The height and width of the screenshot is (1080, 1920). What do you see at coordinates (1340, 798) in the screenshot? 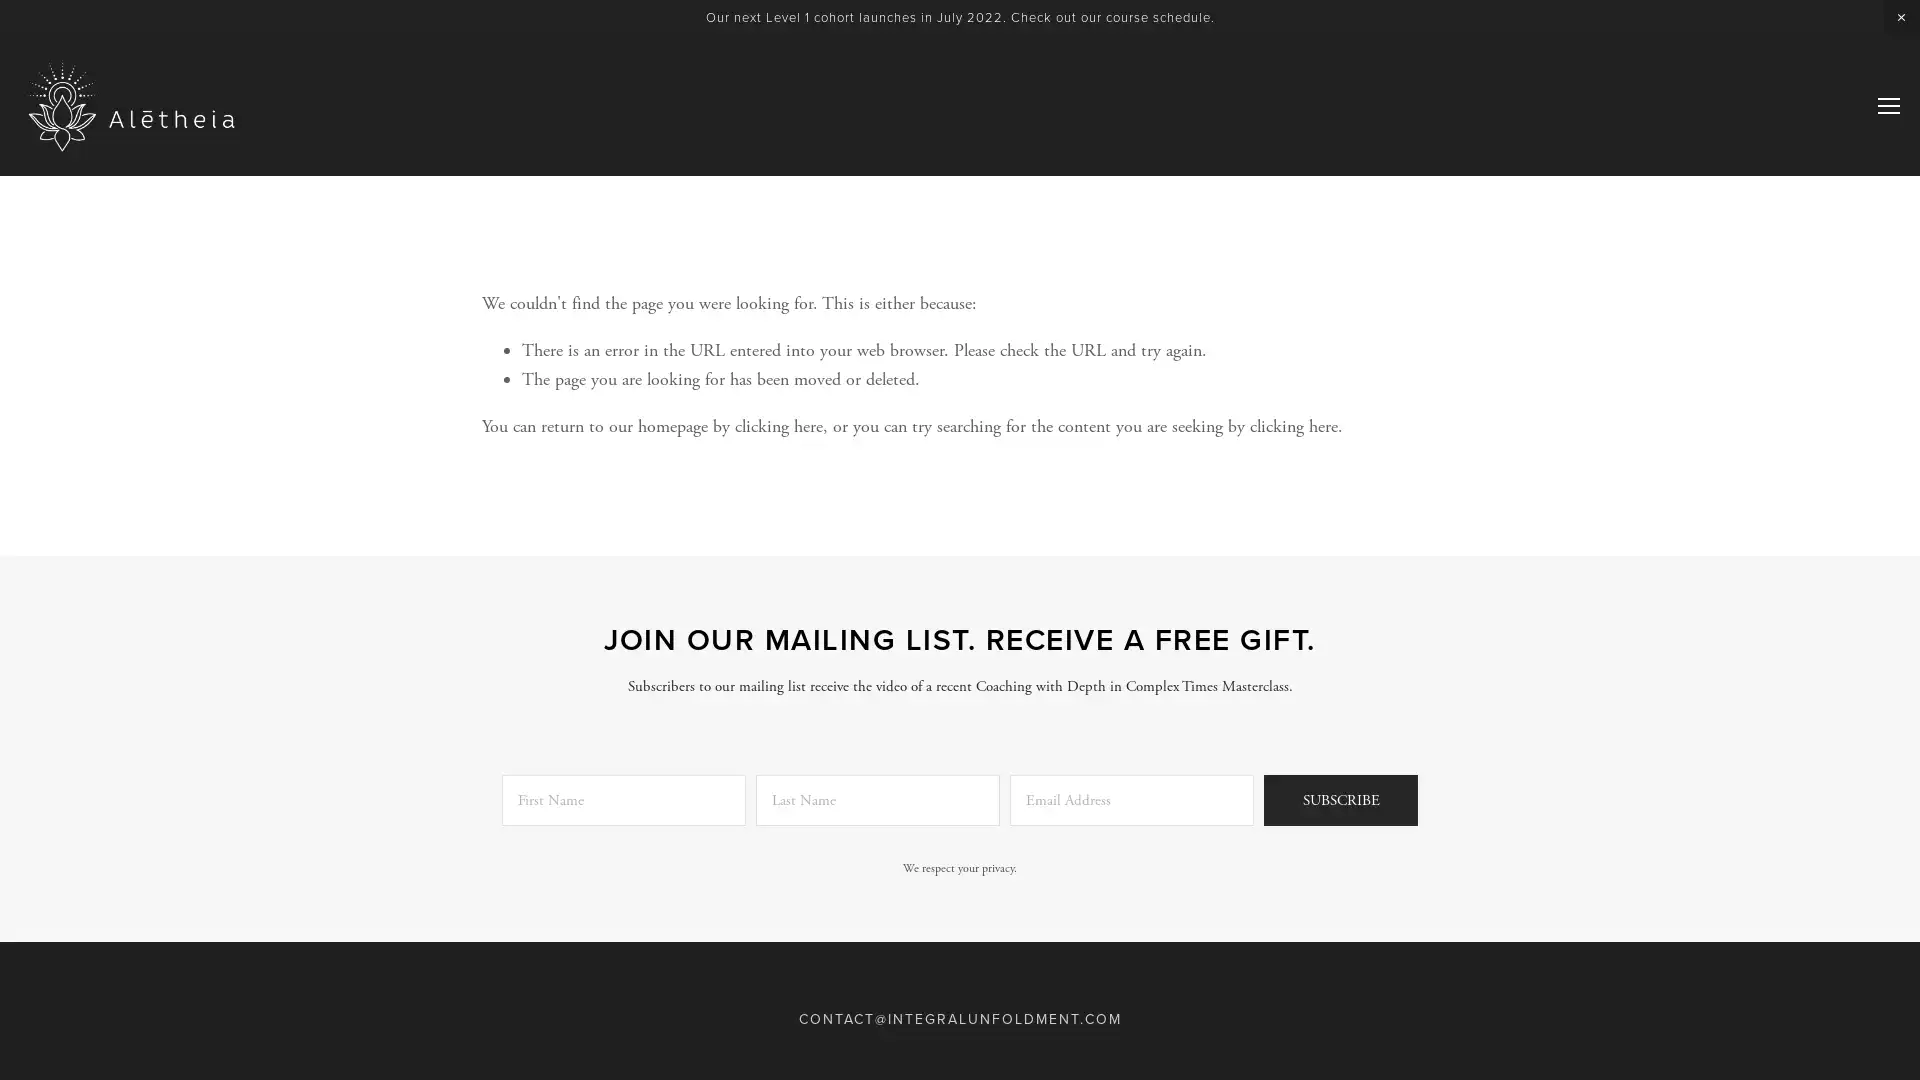
I see `SUBSCRIBE` at bounding box center [1340, 798].